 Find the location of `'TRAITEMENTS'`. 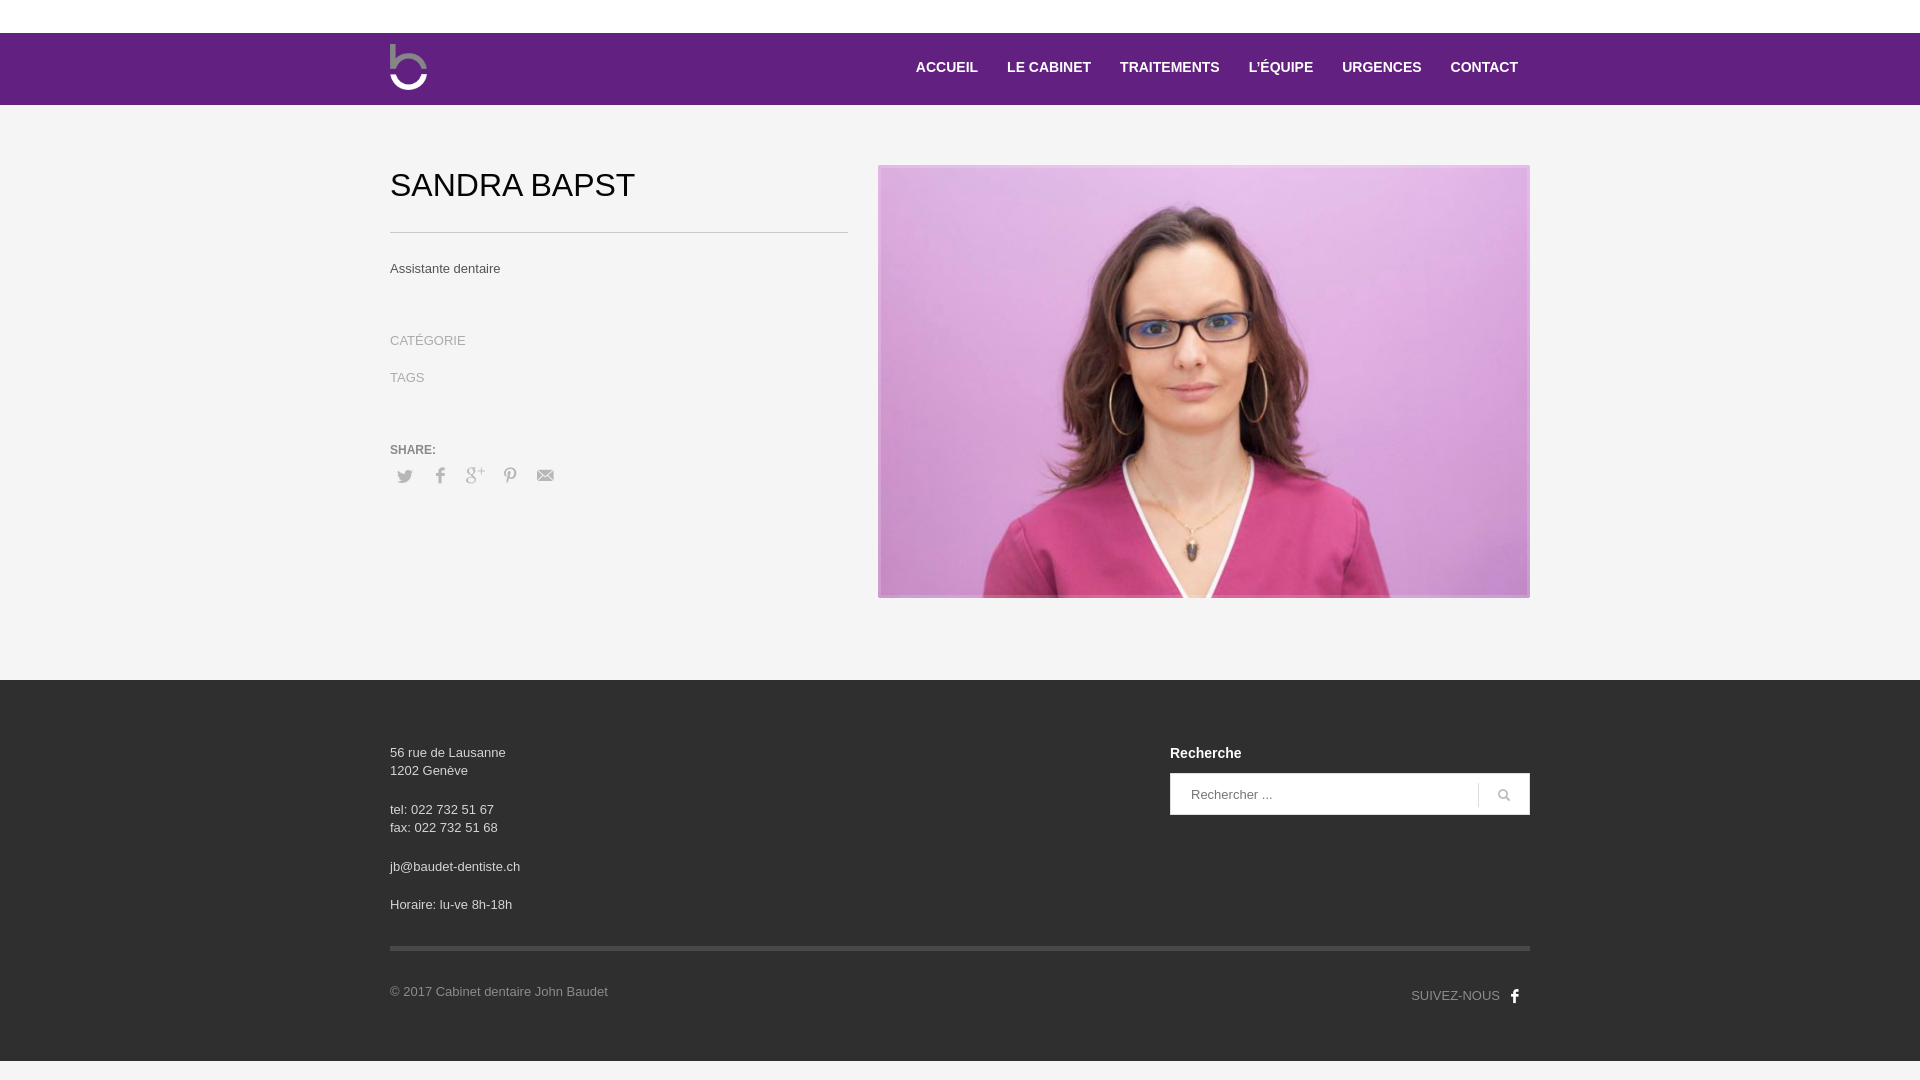

'TRAITEMENTS' is located at coordinates (1170, 65).